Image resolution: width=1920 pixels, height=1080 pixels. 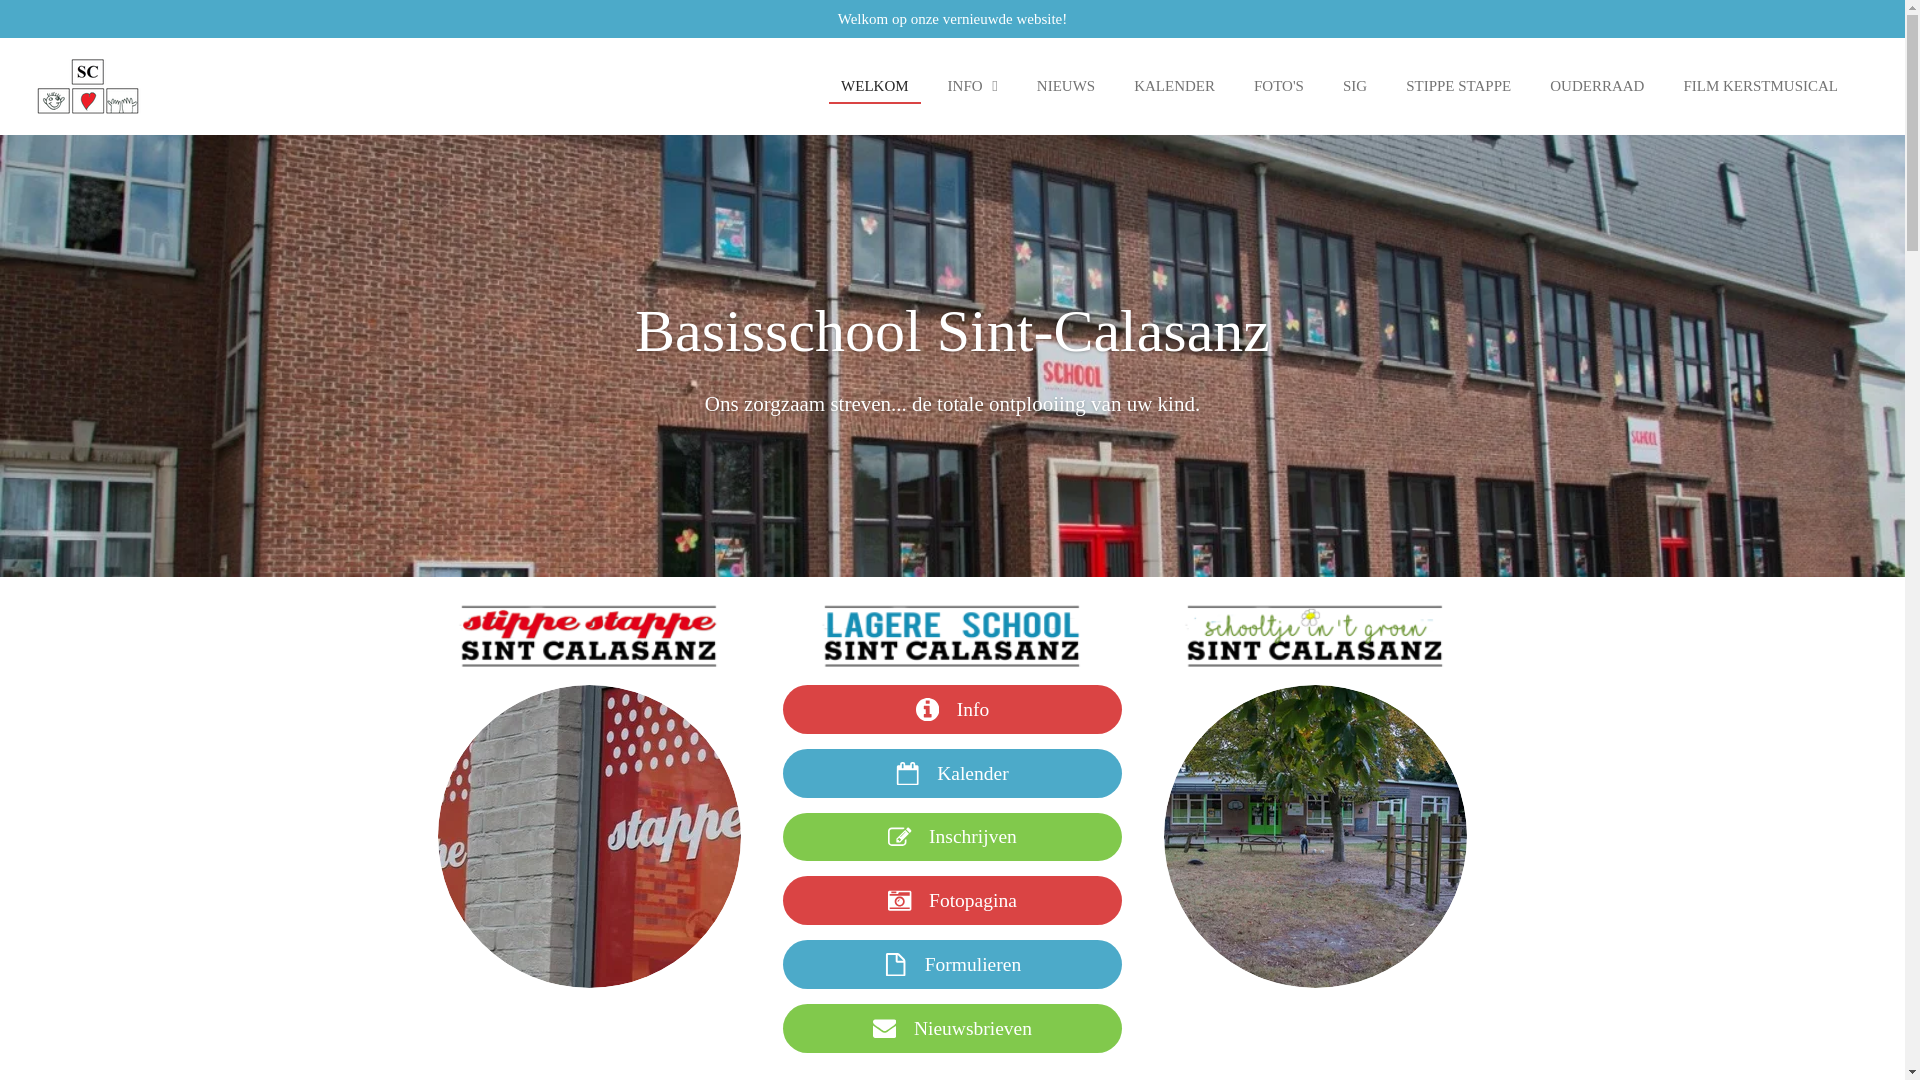 I want to click on 'FOTO'S', so click(x=1277, y=85).